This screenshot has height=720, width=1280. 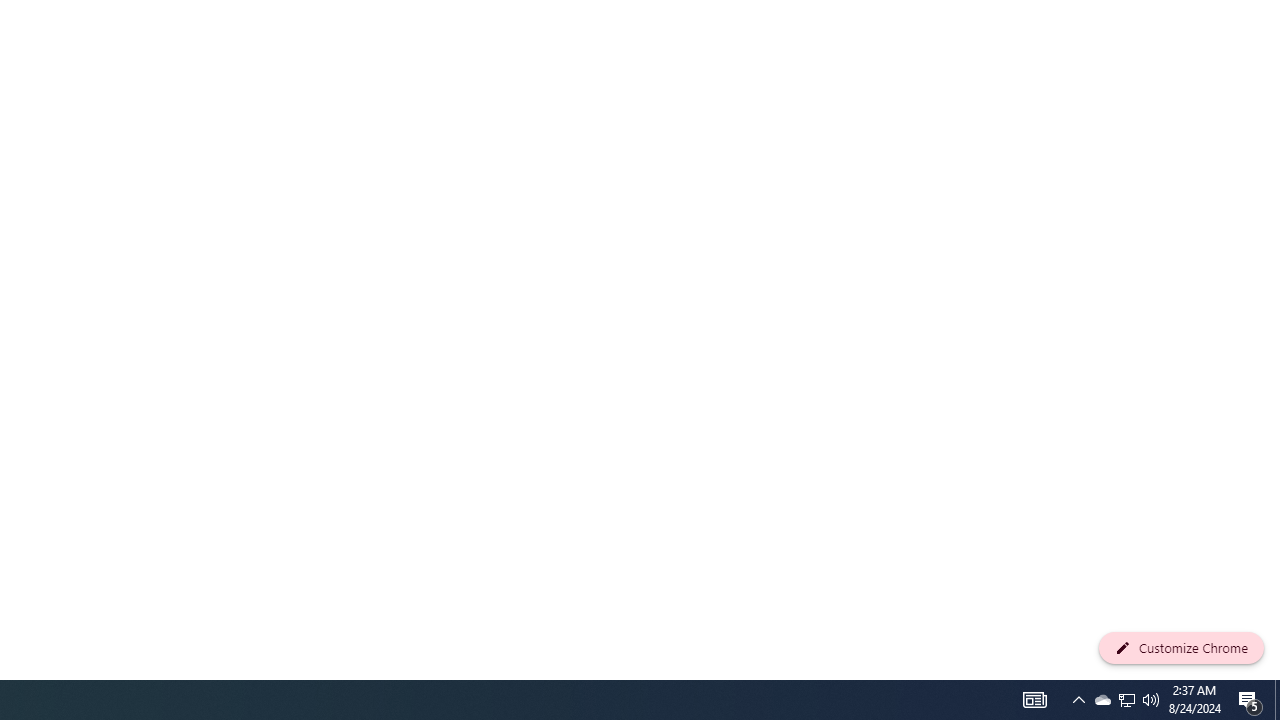 I want to click on 'Customize Chrome', so click(x=1181, y=648).